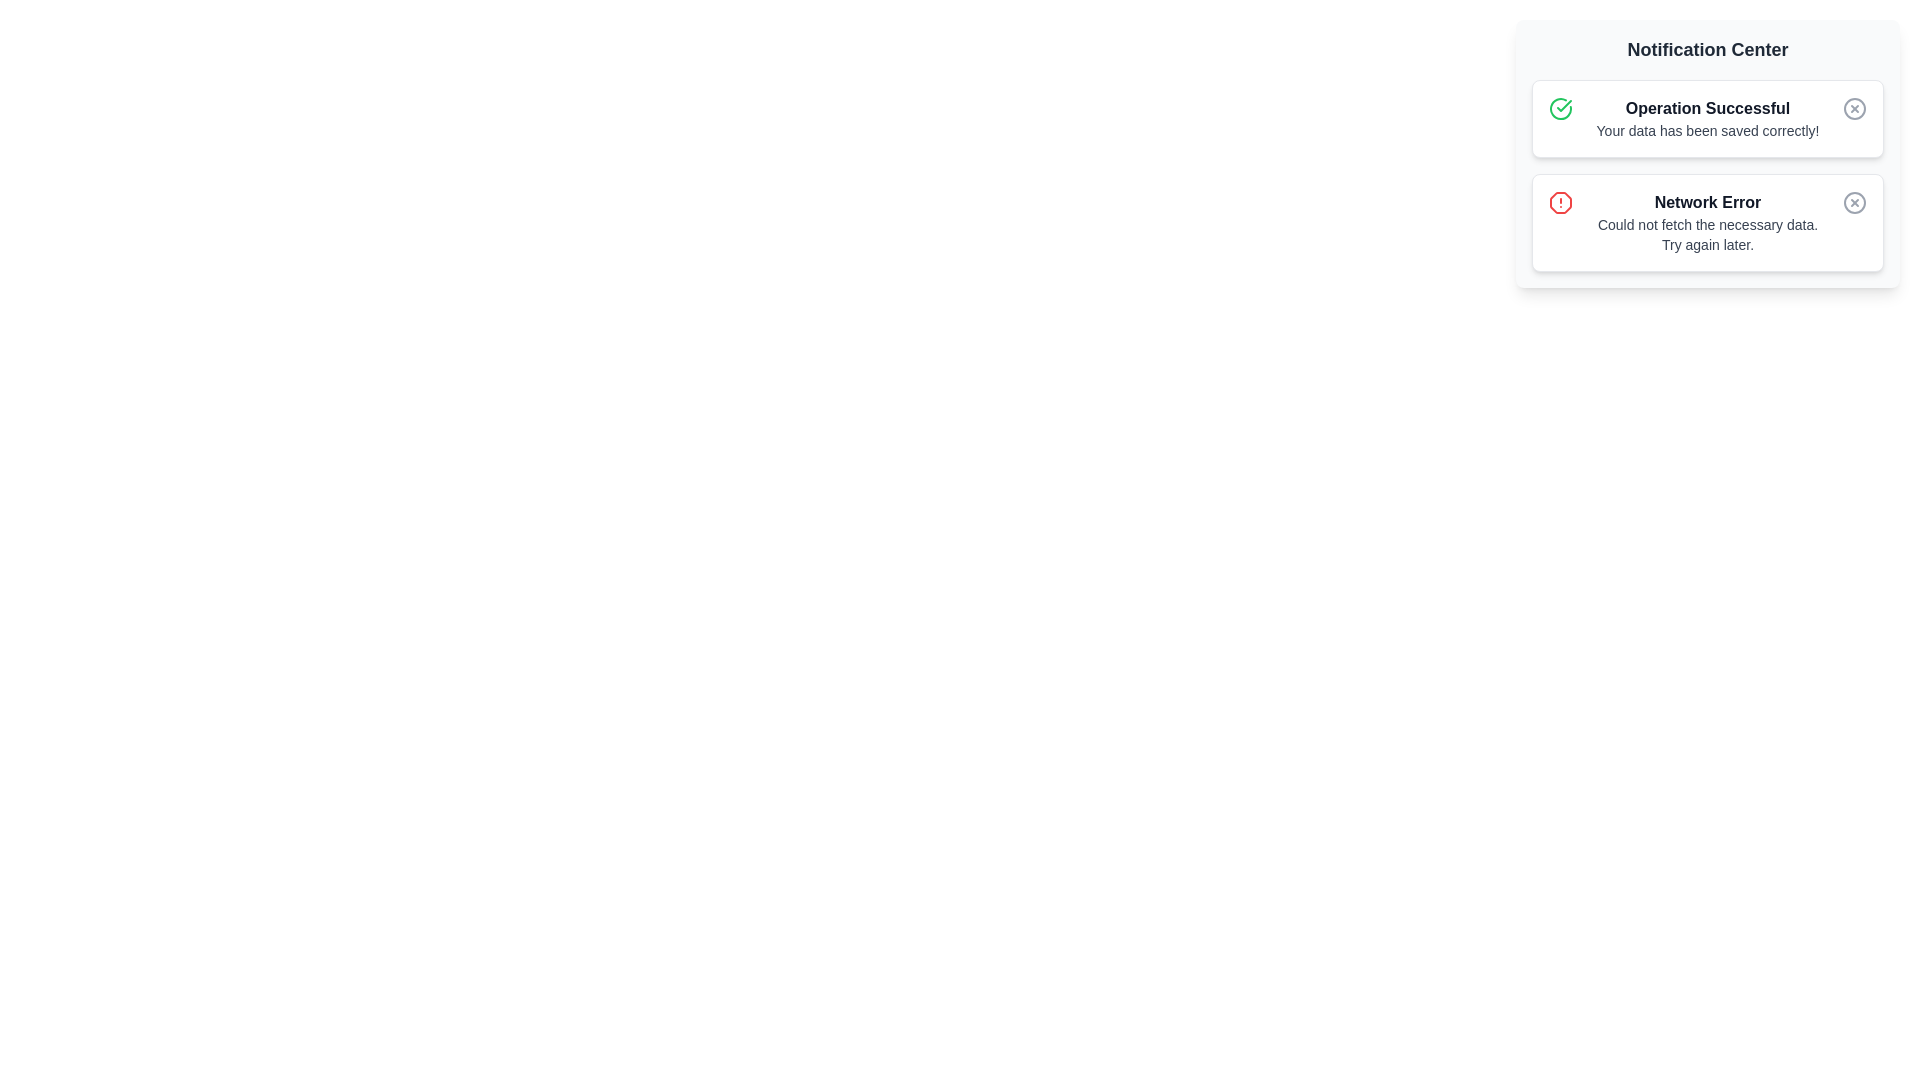 Image resolution: width=1920 pixels, height=1080 pixels. Describe the element at coordinates (1707, 223) in the screenshot. I see `error message from the second notification card in the Notification Center, which displays 'Network Error' with the message 'Could not fetch the necessary data. Try again later.'` at that location.